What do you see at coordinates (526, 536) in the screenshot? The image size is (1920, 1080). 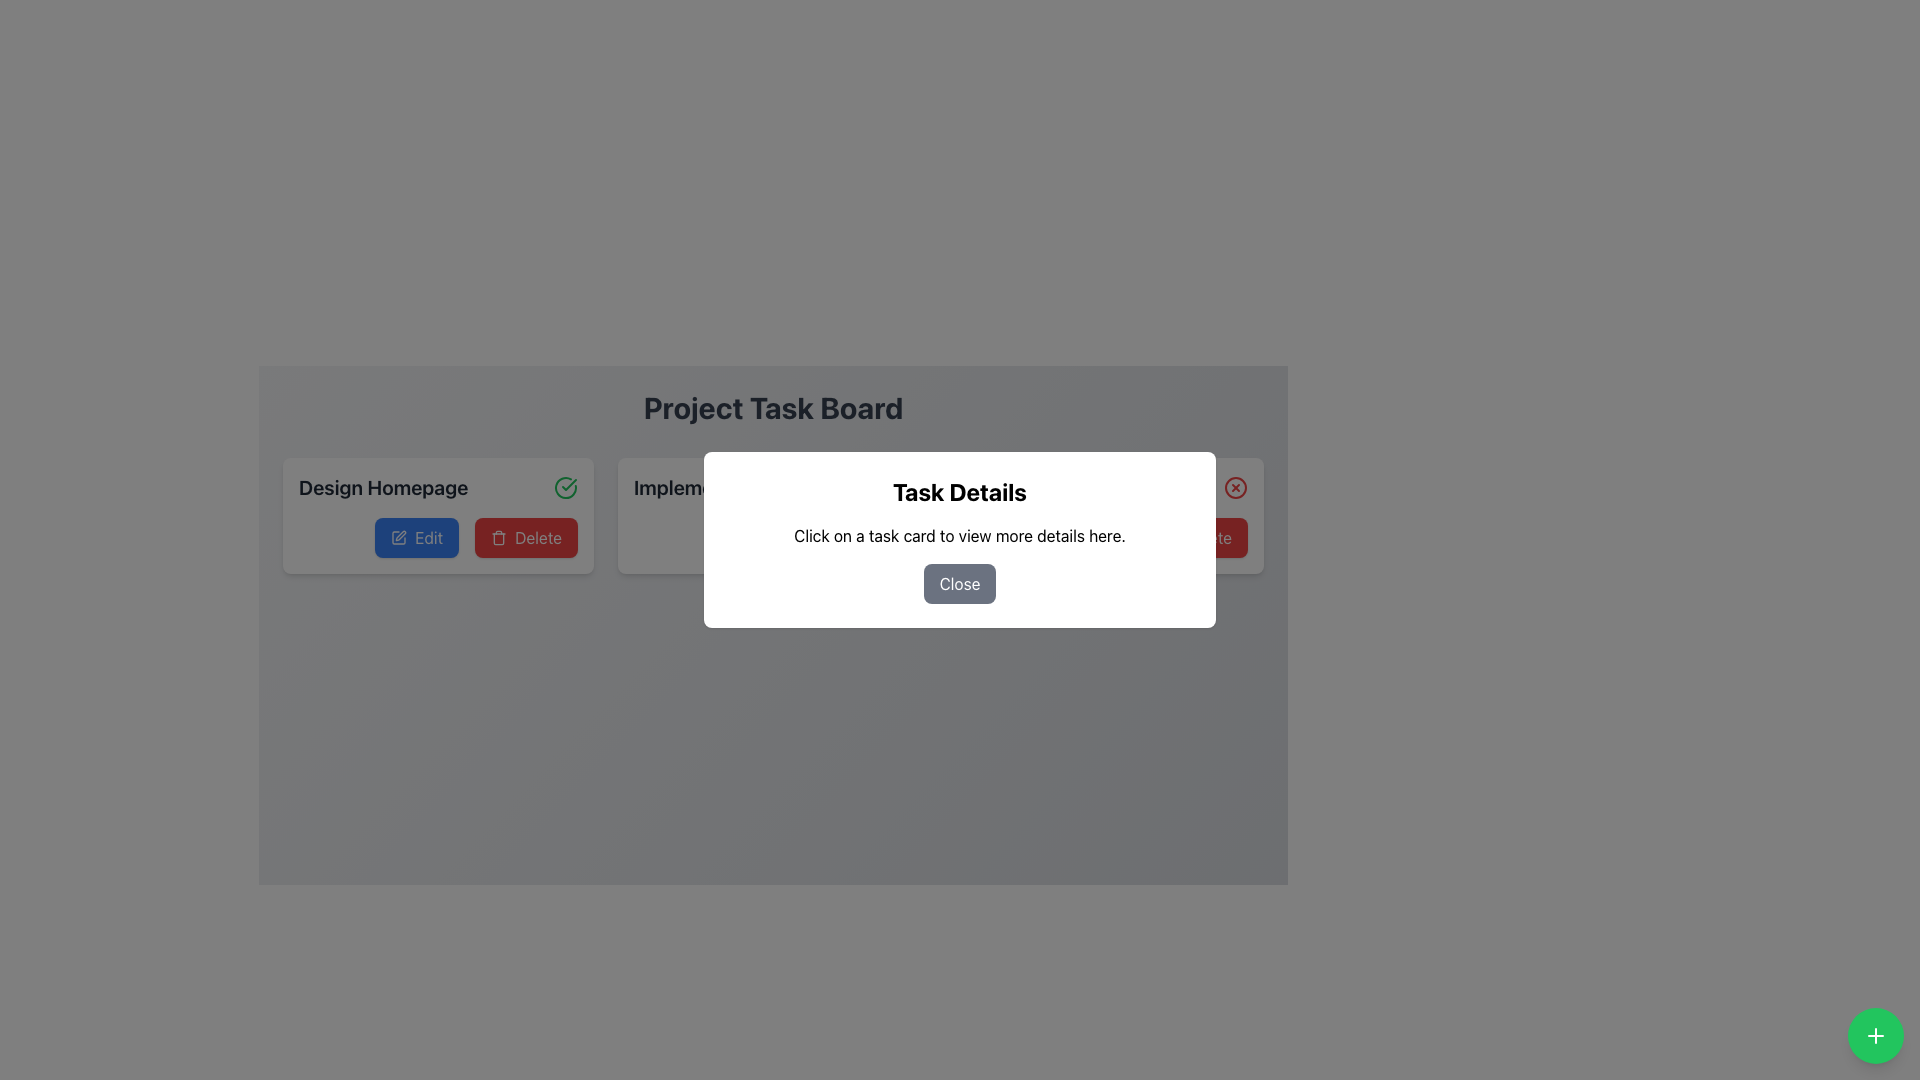 I see `the delete button` at bounding box center [526, 536].